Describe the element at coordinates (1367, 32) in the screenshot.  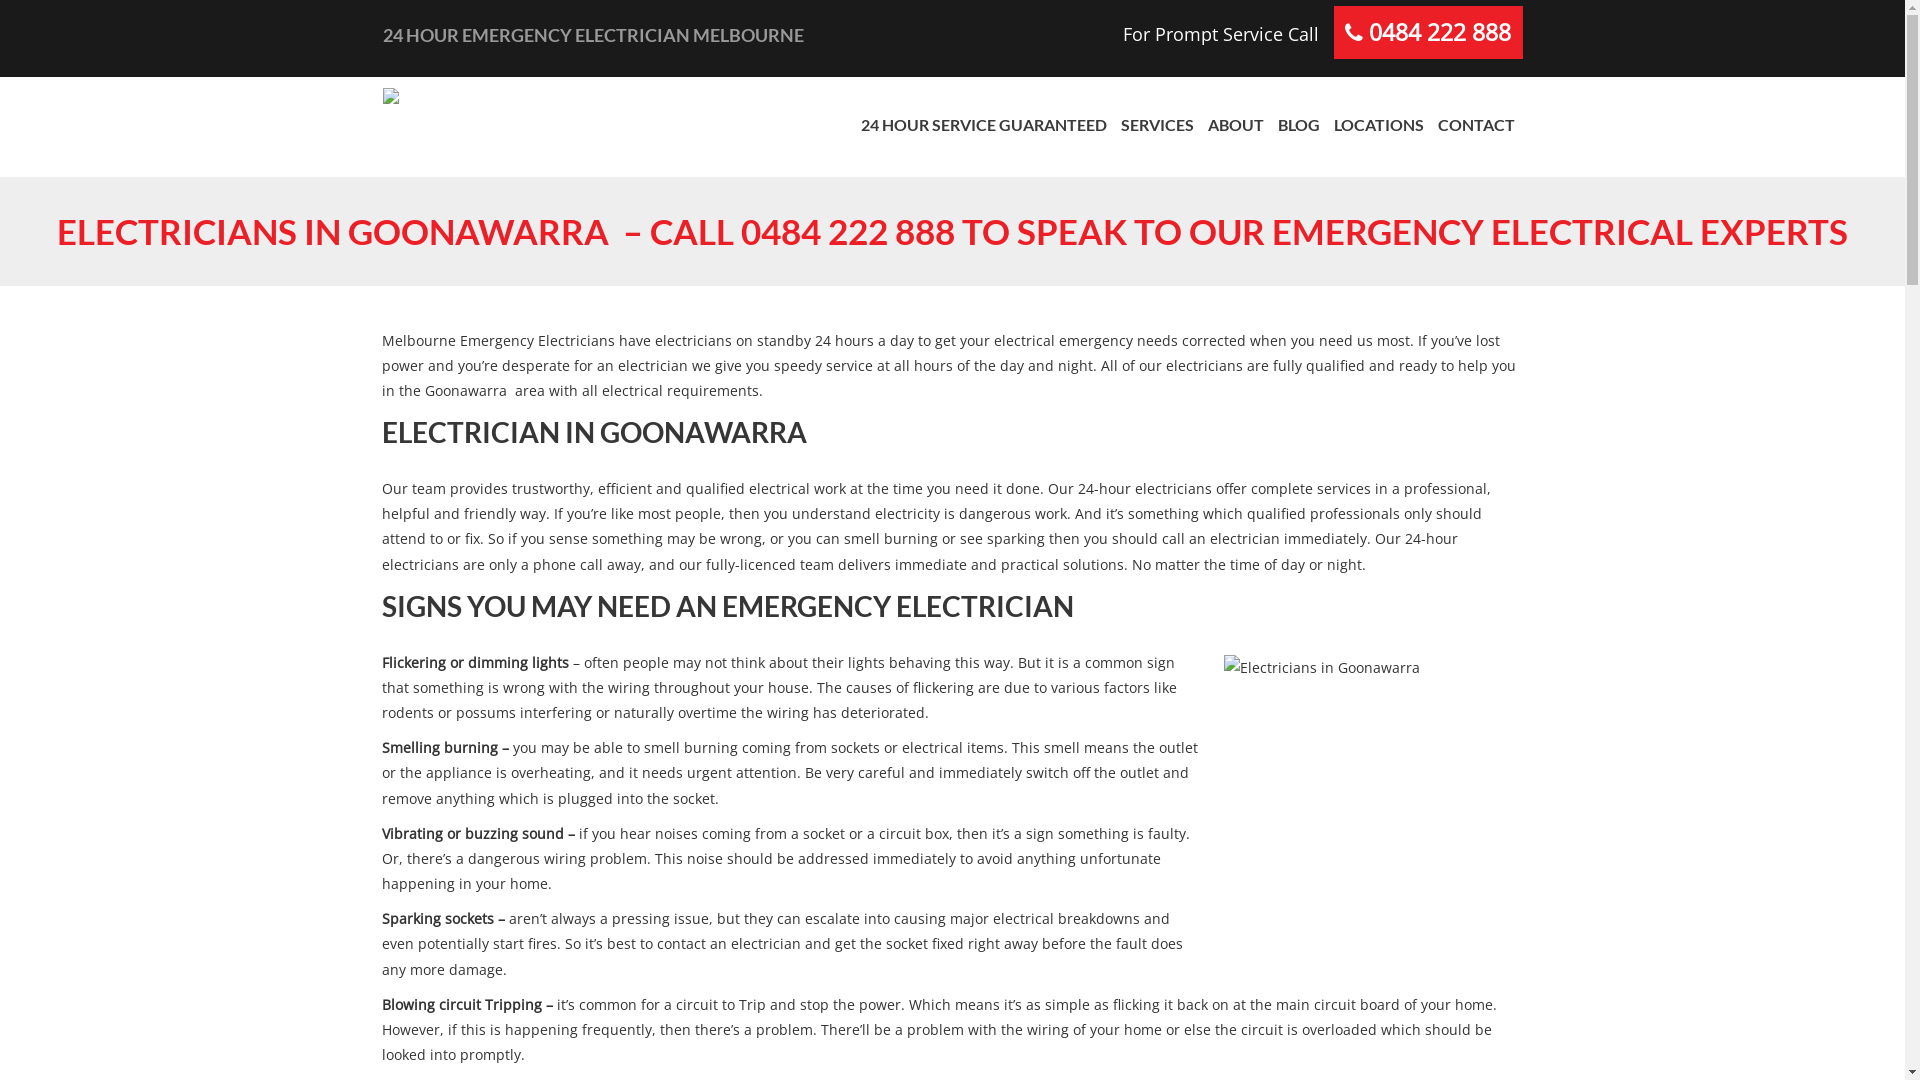
I see `'0484 222 888'` at that location.